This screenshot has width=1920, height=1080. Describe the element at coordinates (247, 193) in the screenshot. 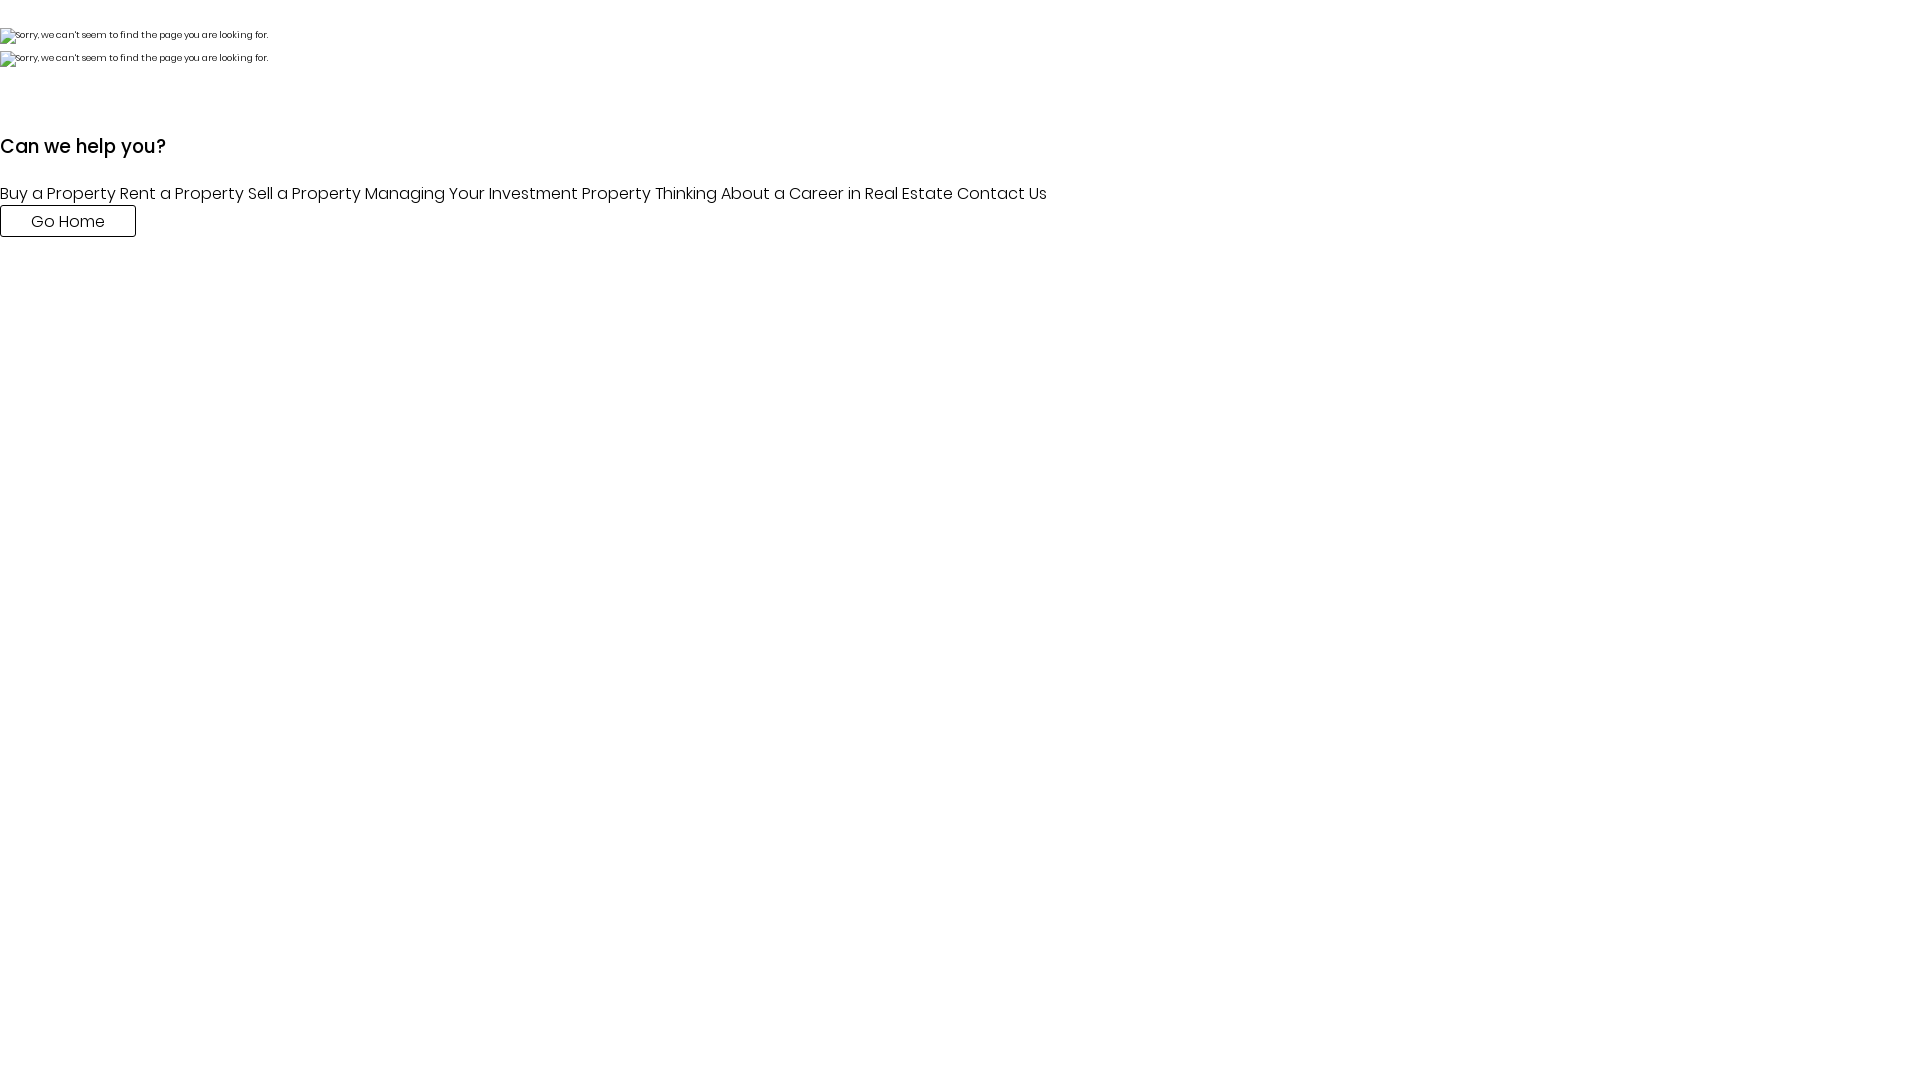

I see `'Sell a Property'` at that location.